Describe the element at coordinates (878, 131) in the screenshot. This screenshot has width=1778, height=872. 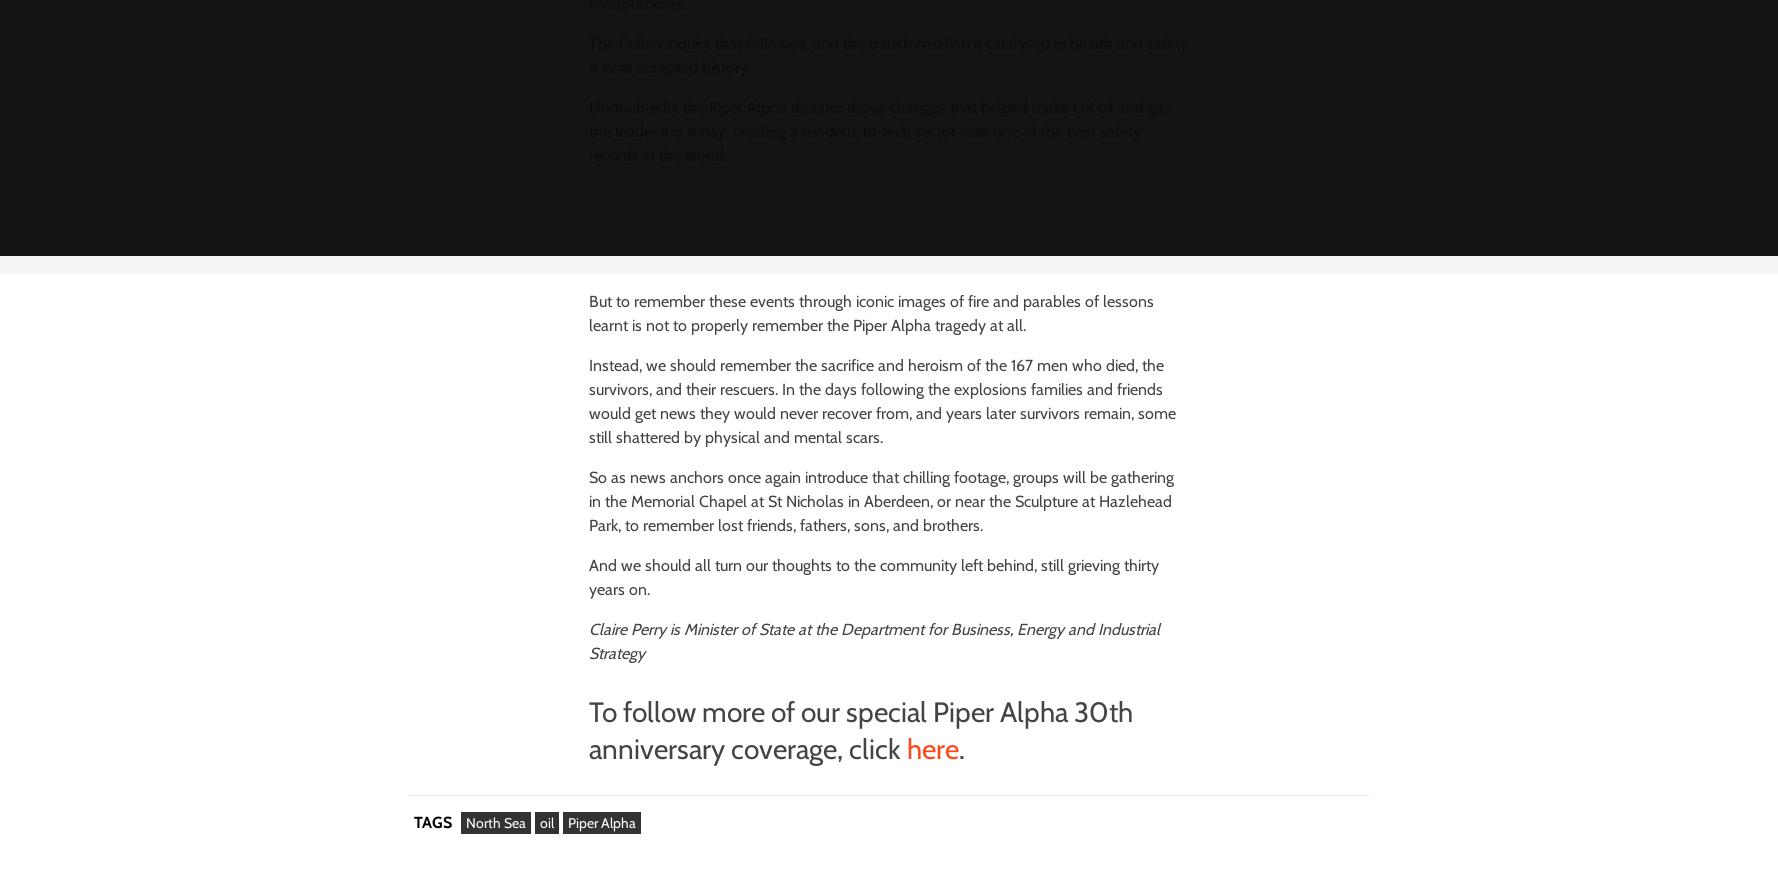
I see `'Undoubtedly the Piper Alpha disaster drove changes that helped make UK oil and gas the leader it is today, creating a modern, hi-tech sector with one of the best safety records in the world.'` at that location.